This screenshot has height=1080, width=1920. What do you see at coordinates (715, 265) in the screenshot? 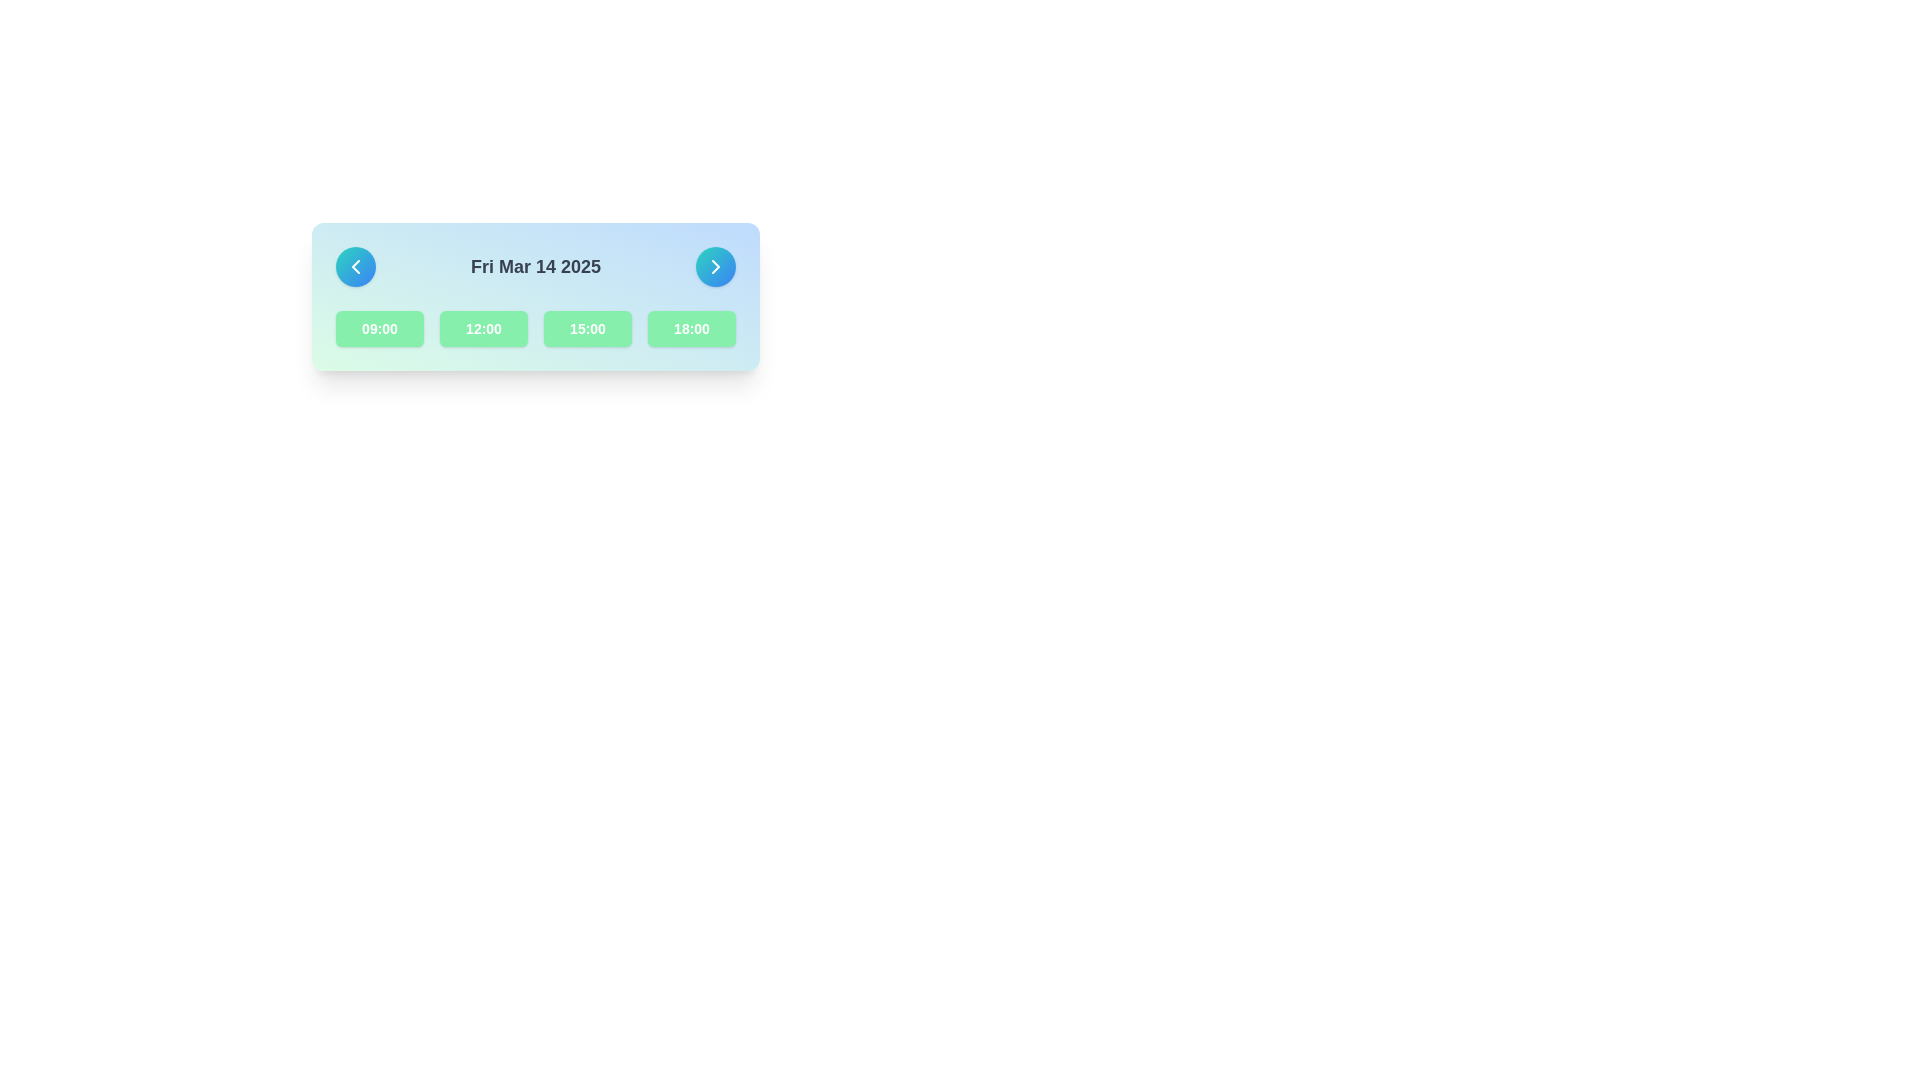
I see `the rightwards arrow icon located within a circular background on the right side of the navigation bar` at bounding box center [715, 265].